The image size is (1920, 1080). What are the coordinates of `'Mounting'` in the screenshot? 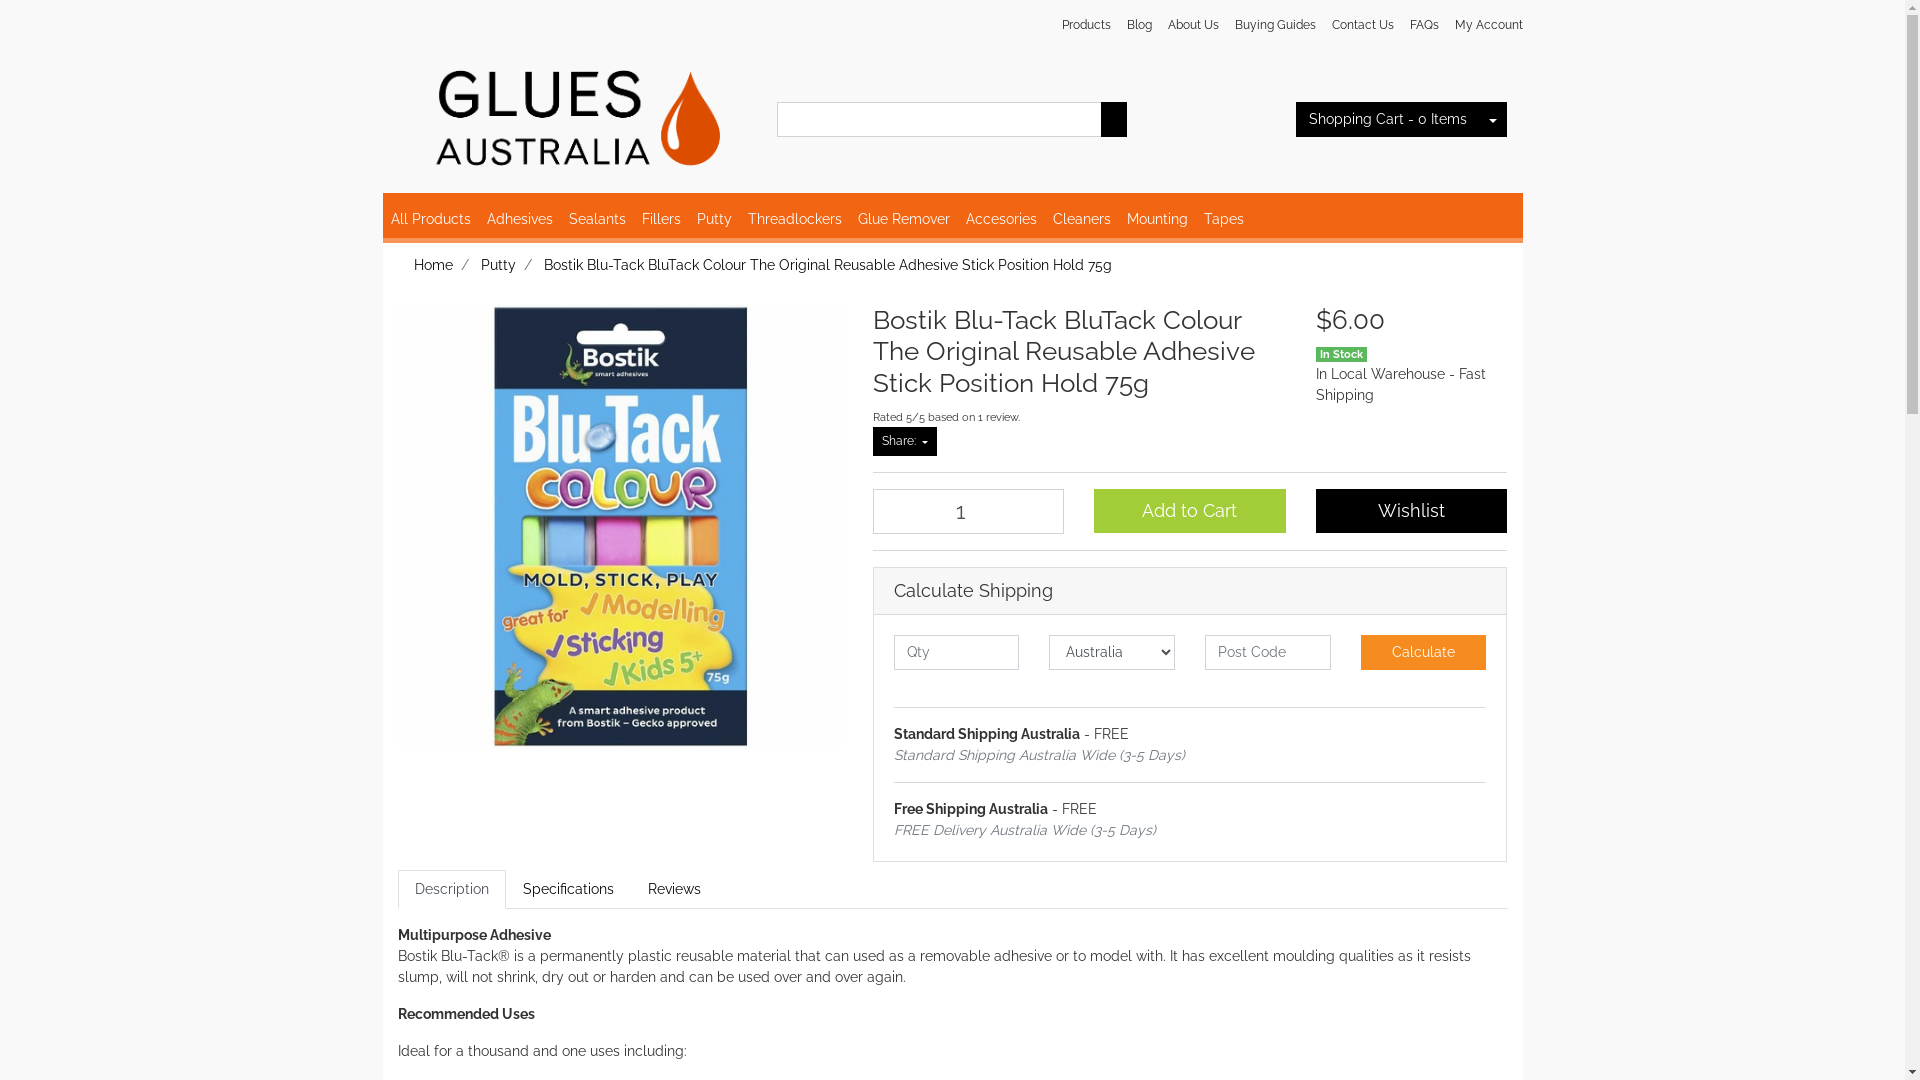 It's located at (1156, 219).